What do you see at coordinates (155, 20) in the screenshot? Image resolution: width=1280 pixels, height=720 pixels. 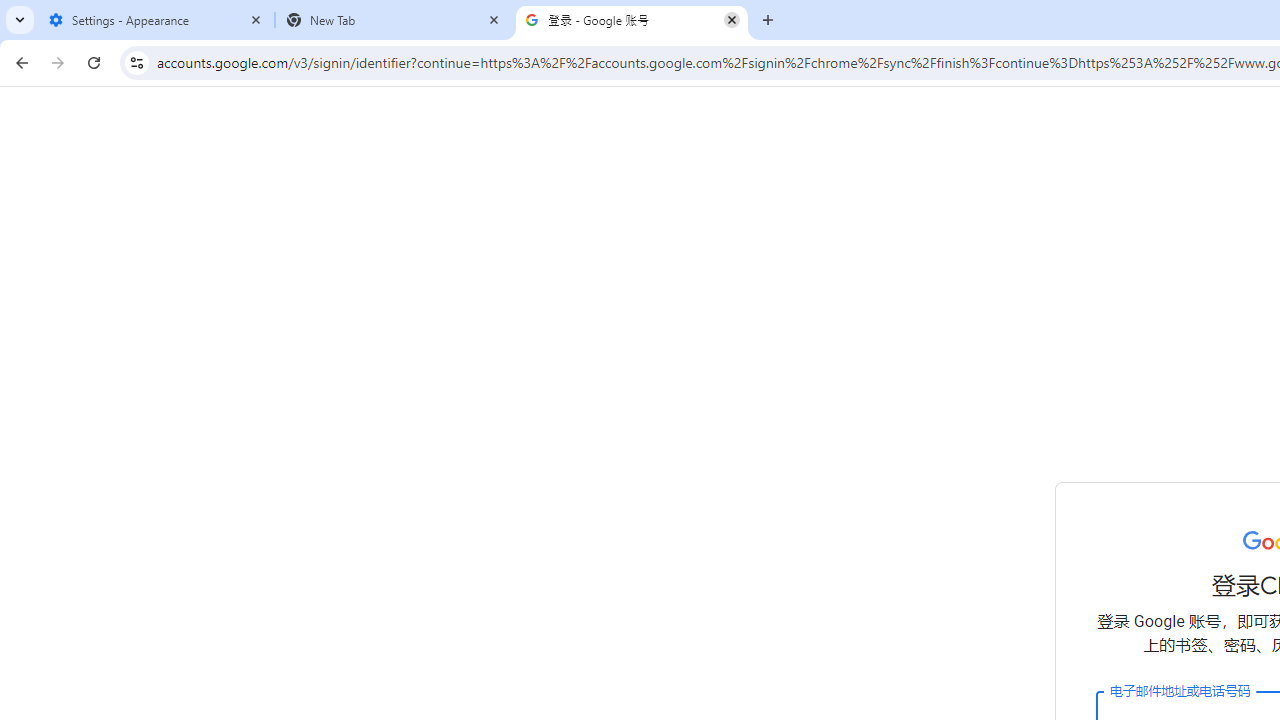 I see `'Settings - Appearance'` at bounding box center [155, 20].